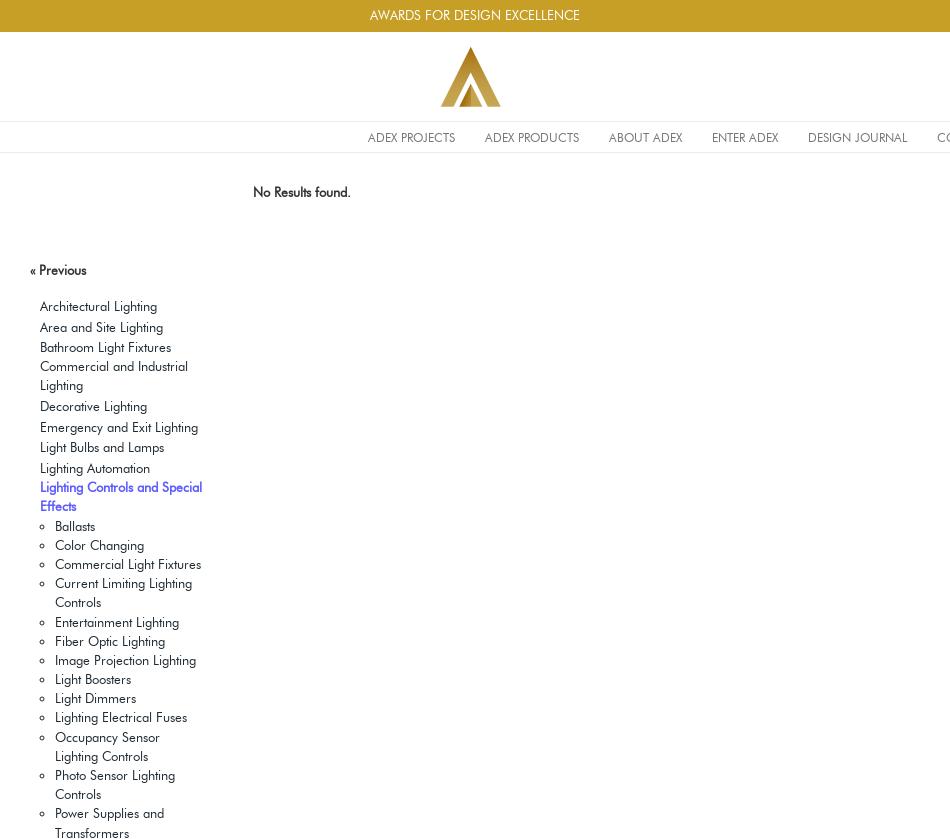 This screenshot has width=950, height=839. I want to click on 'Current Limiting Lighting Controls', so click(123, 592).